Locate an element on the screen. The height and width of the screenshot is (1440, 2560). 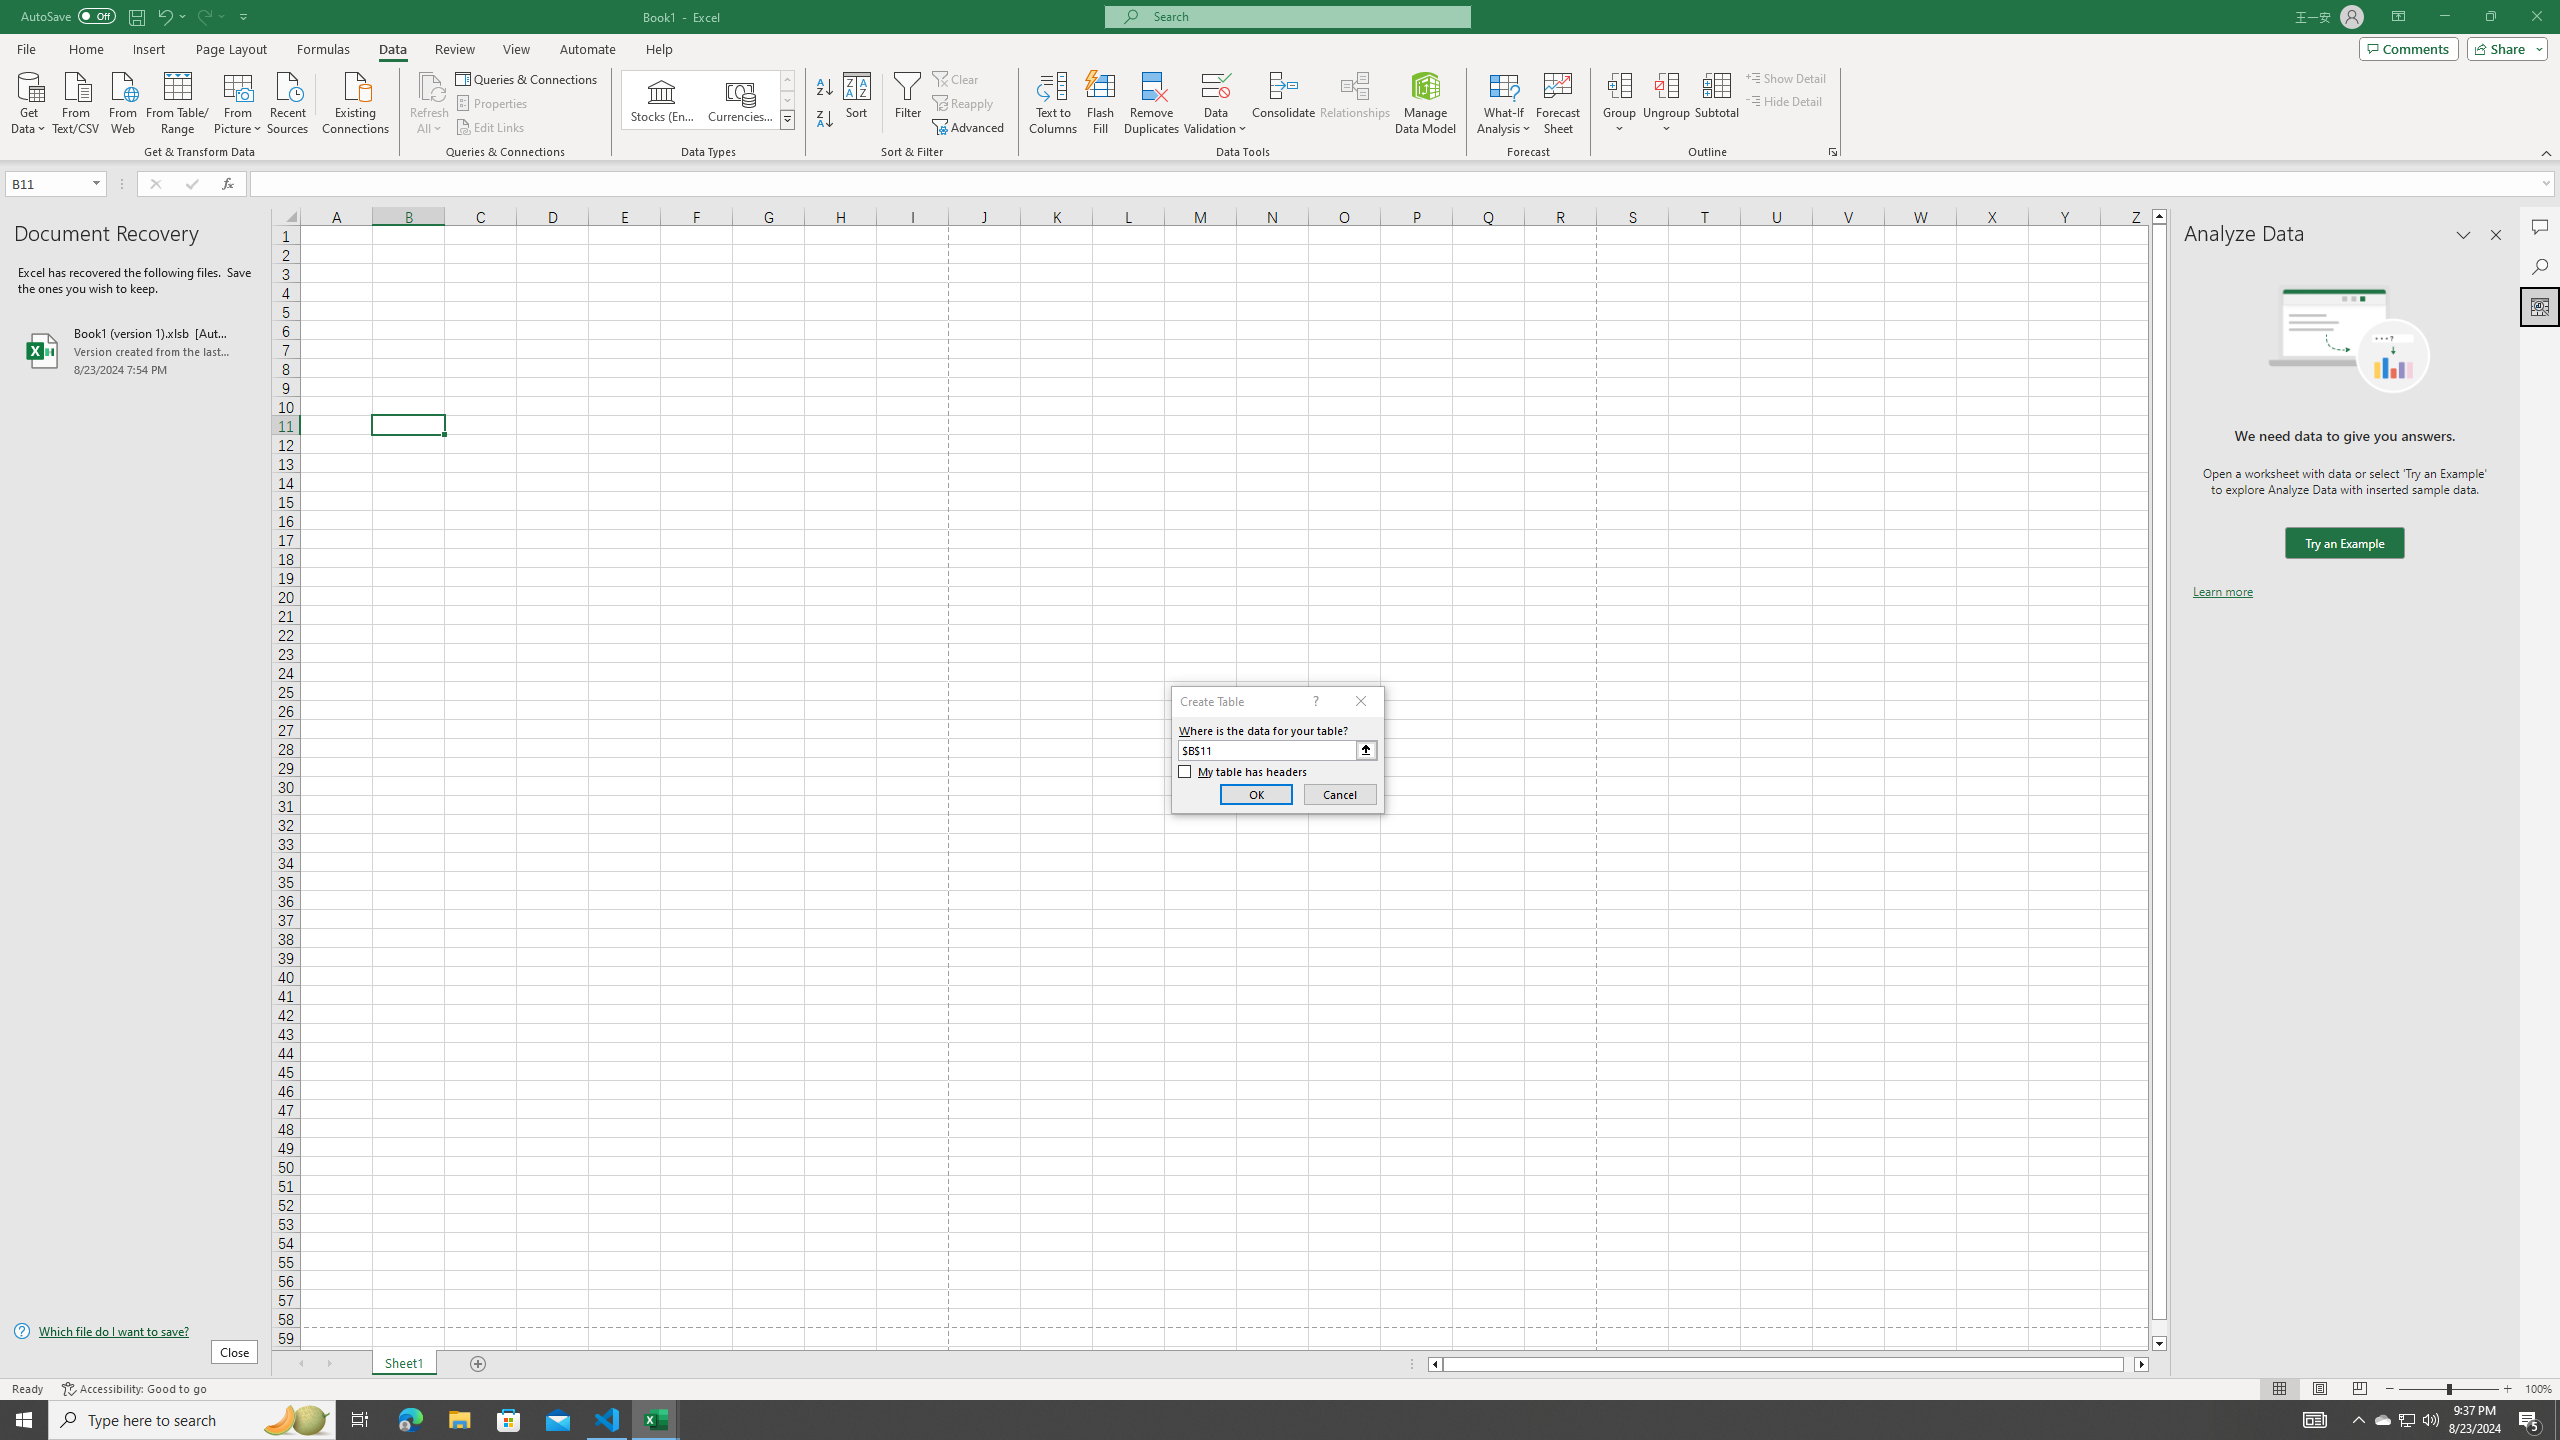
'Analyze Data' is located at coordinates (2539, 306).